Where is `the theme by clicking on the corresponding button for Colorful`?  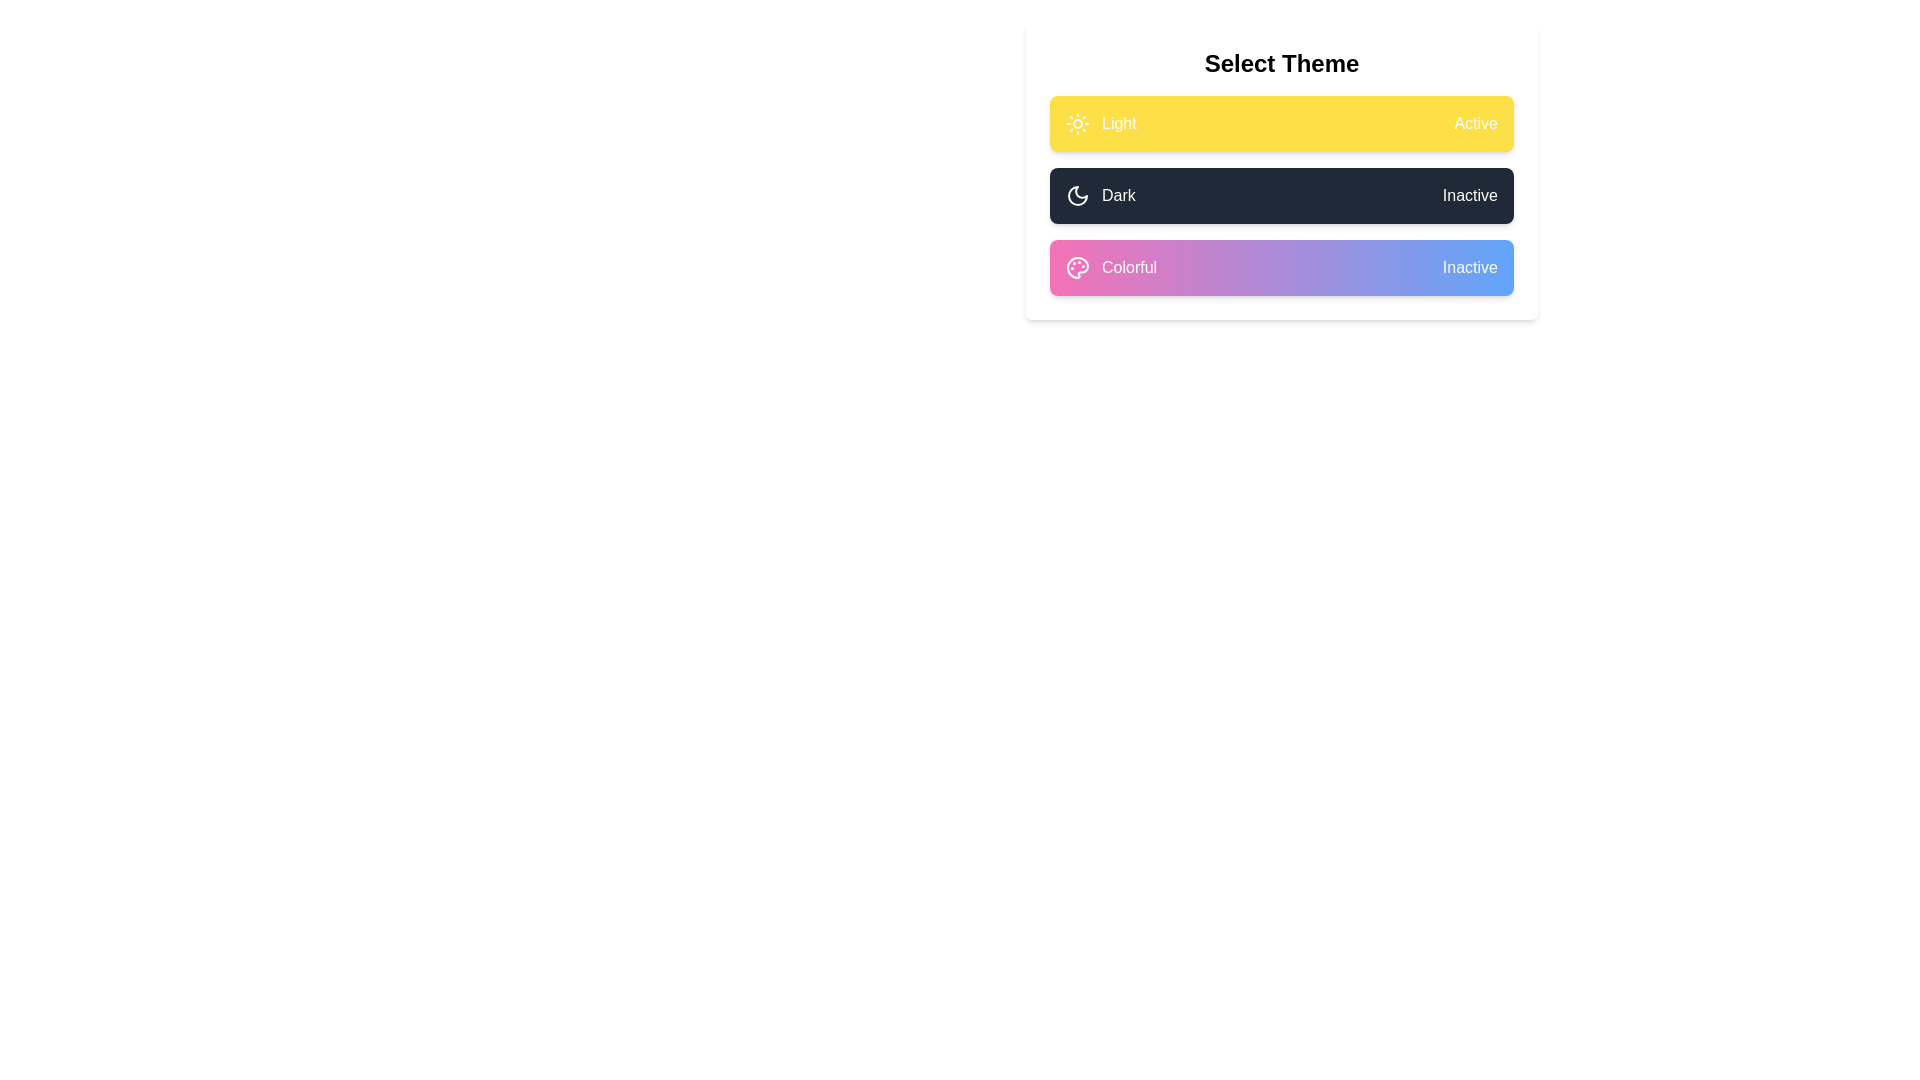 the theme by clicking on the corresponding button for Colorful is located at coordinates (1281, 266).